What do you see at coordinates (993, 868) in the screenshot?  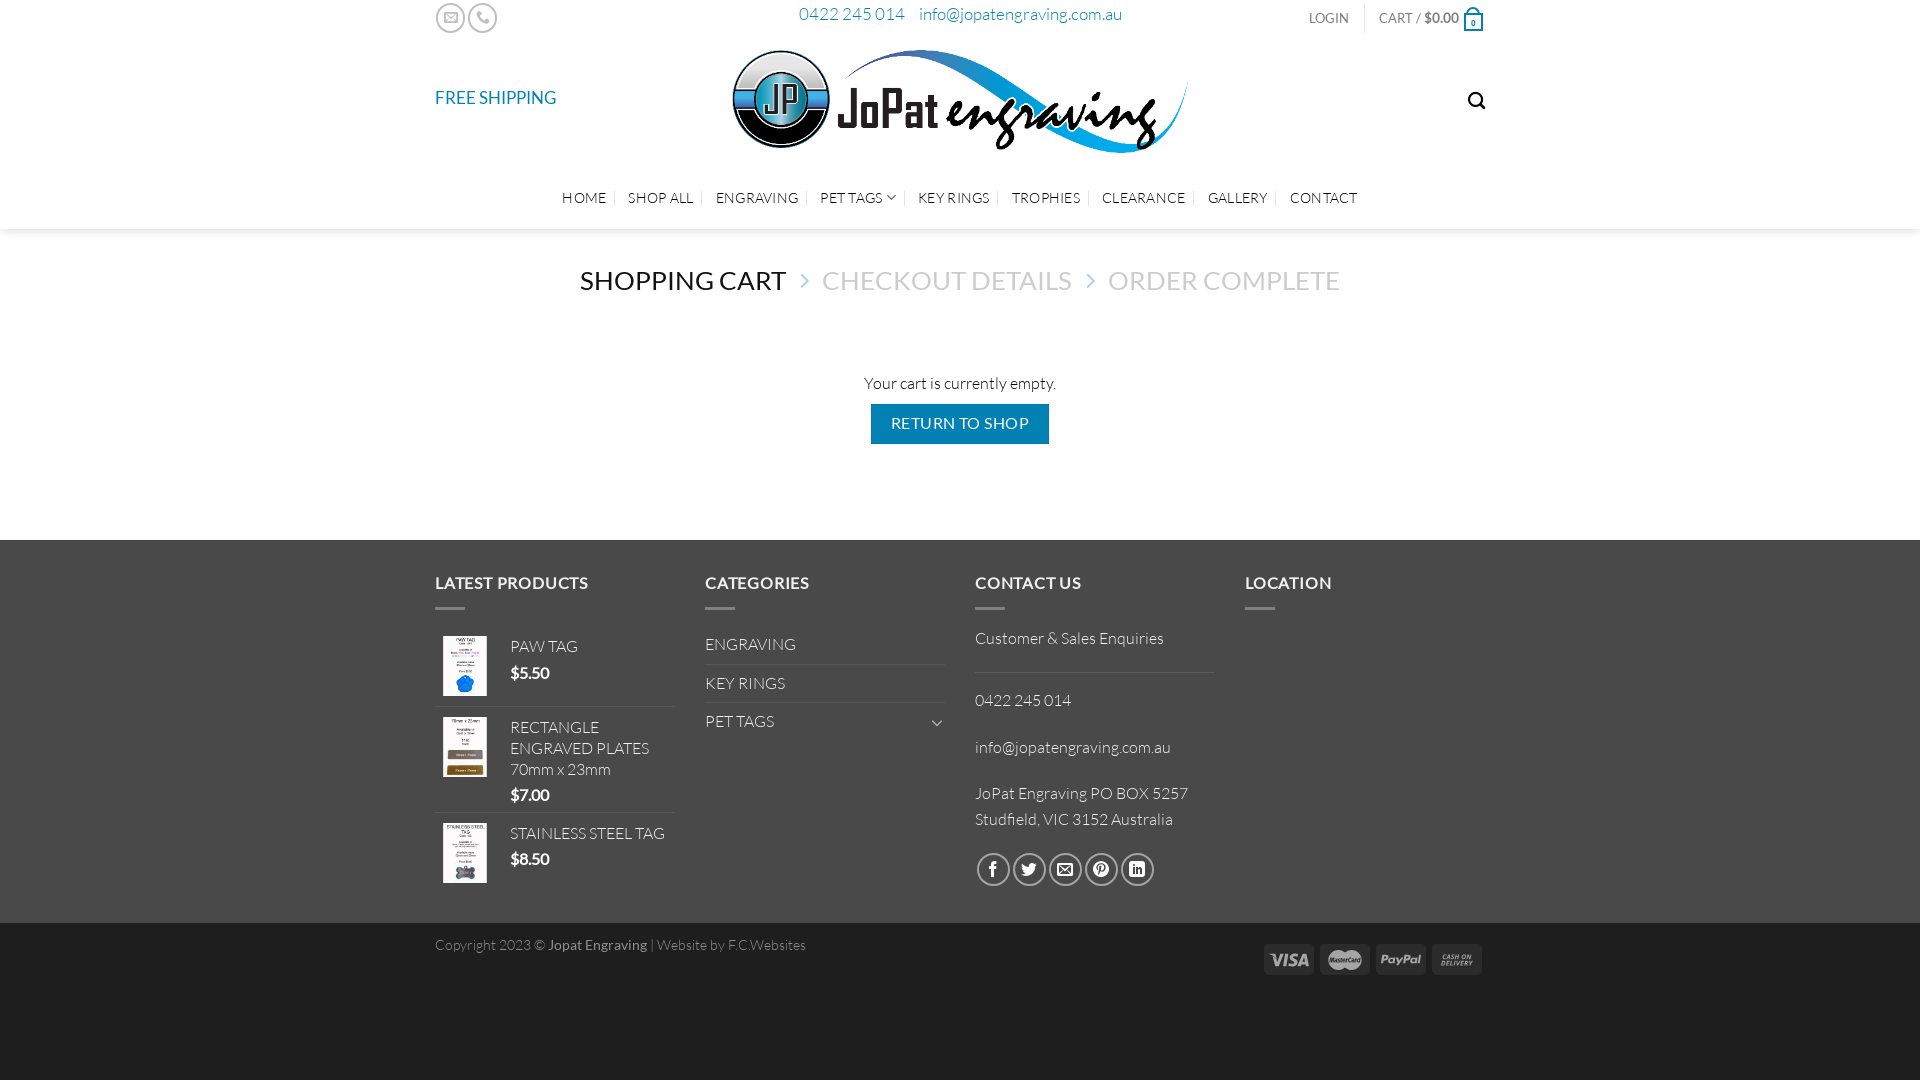 I see `'Share on Facebook'` at bounding box center [993, 868].